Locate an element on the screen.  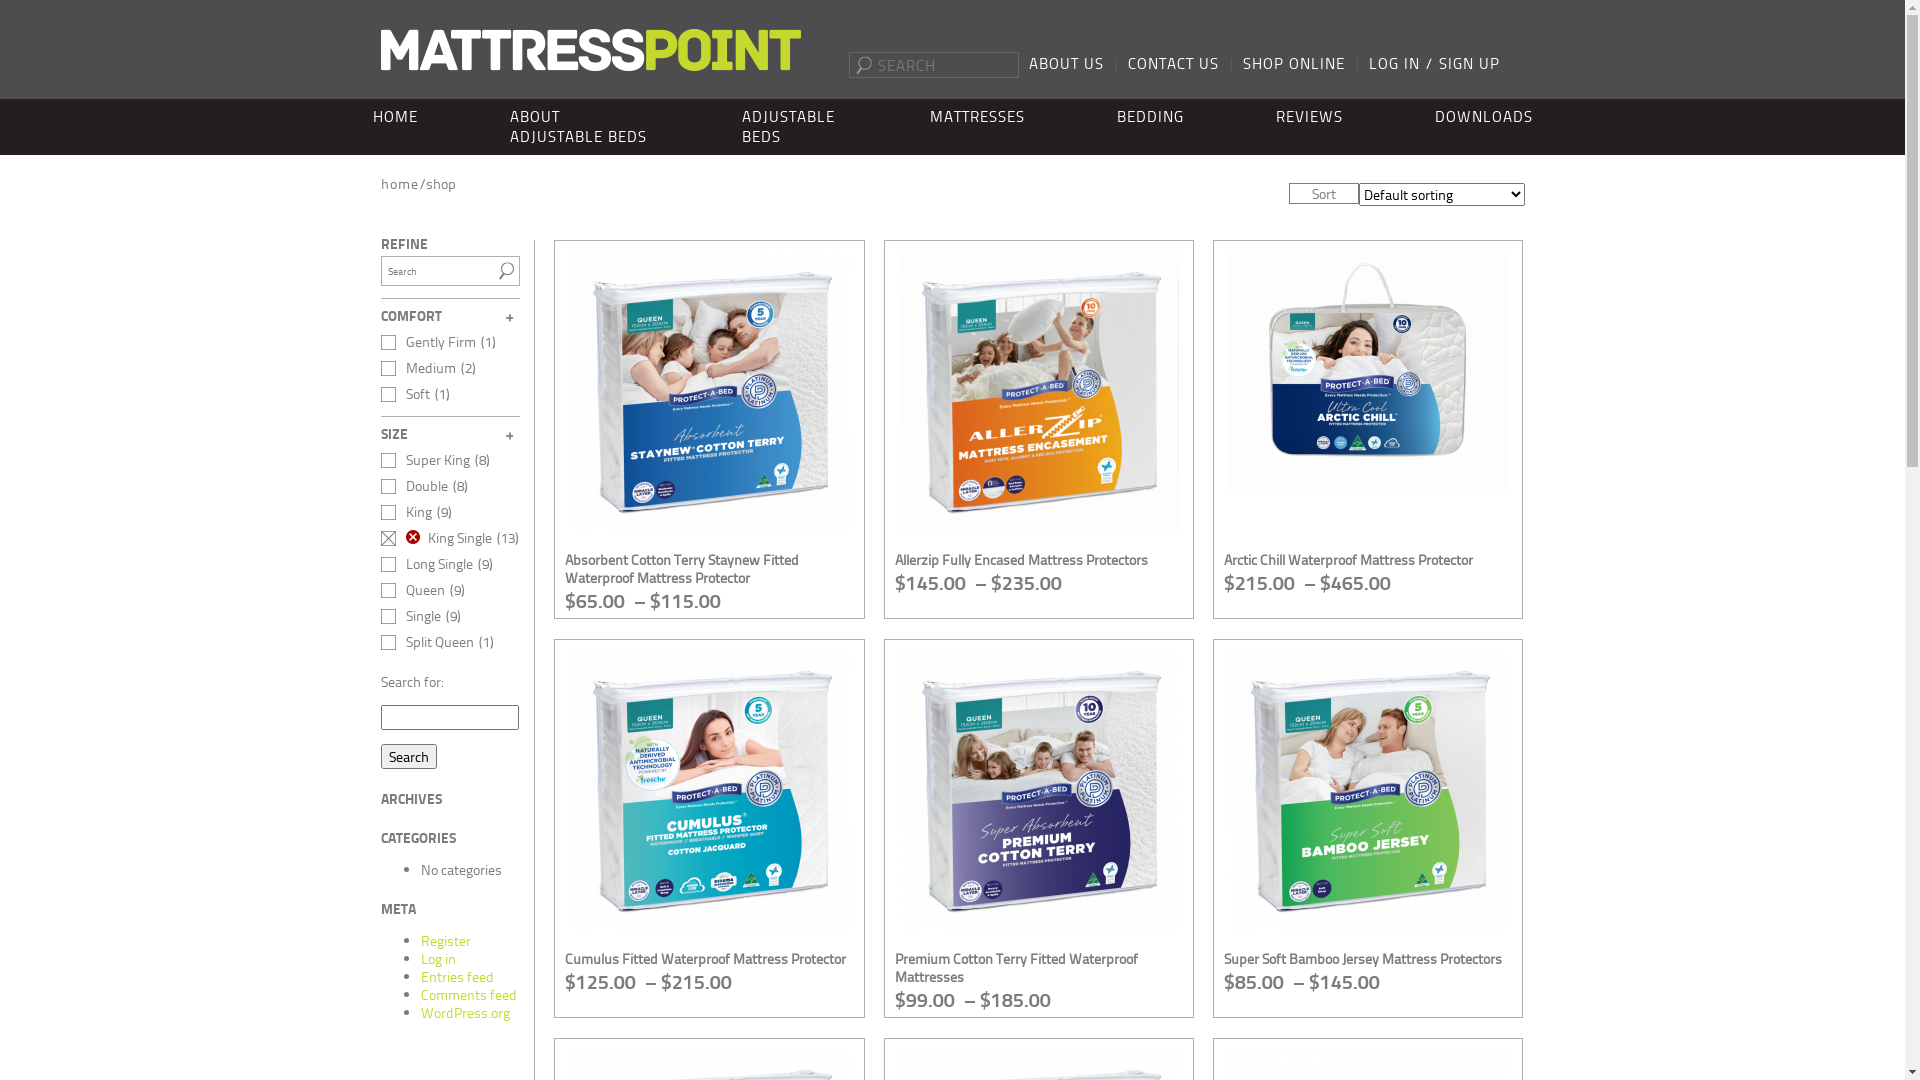
'Super King' is located at coordinates (379, 459).